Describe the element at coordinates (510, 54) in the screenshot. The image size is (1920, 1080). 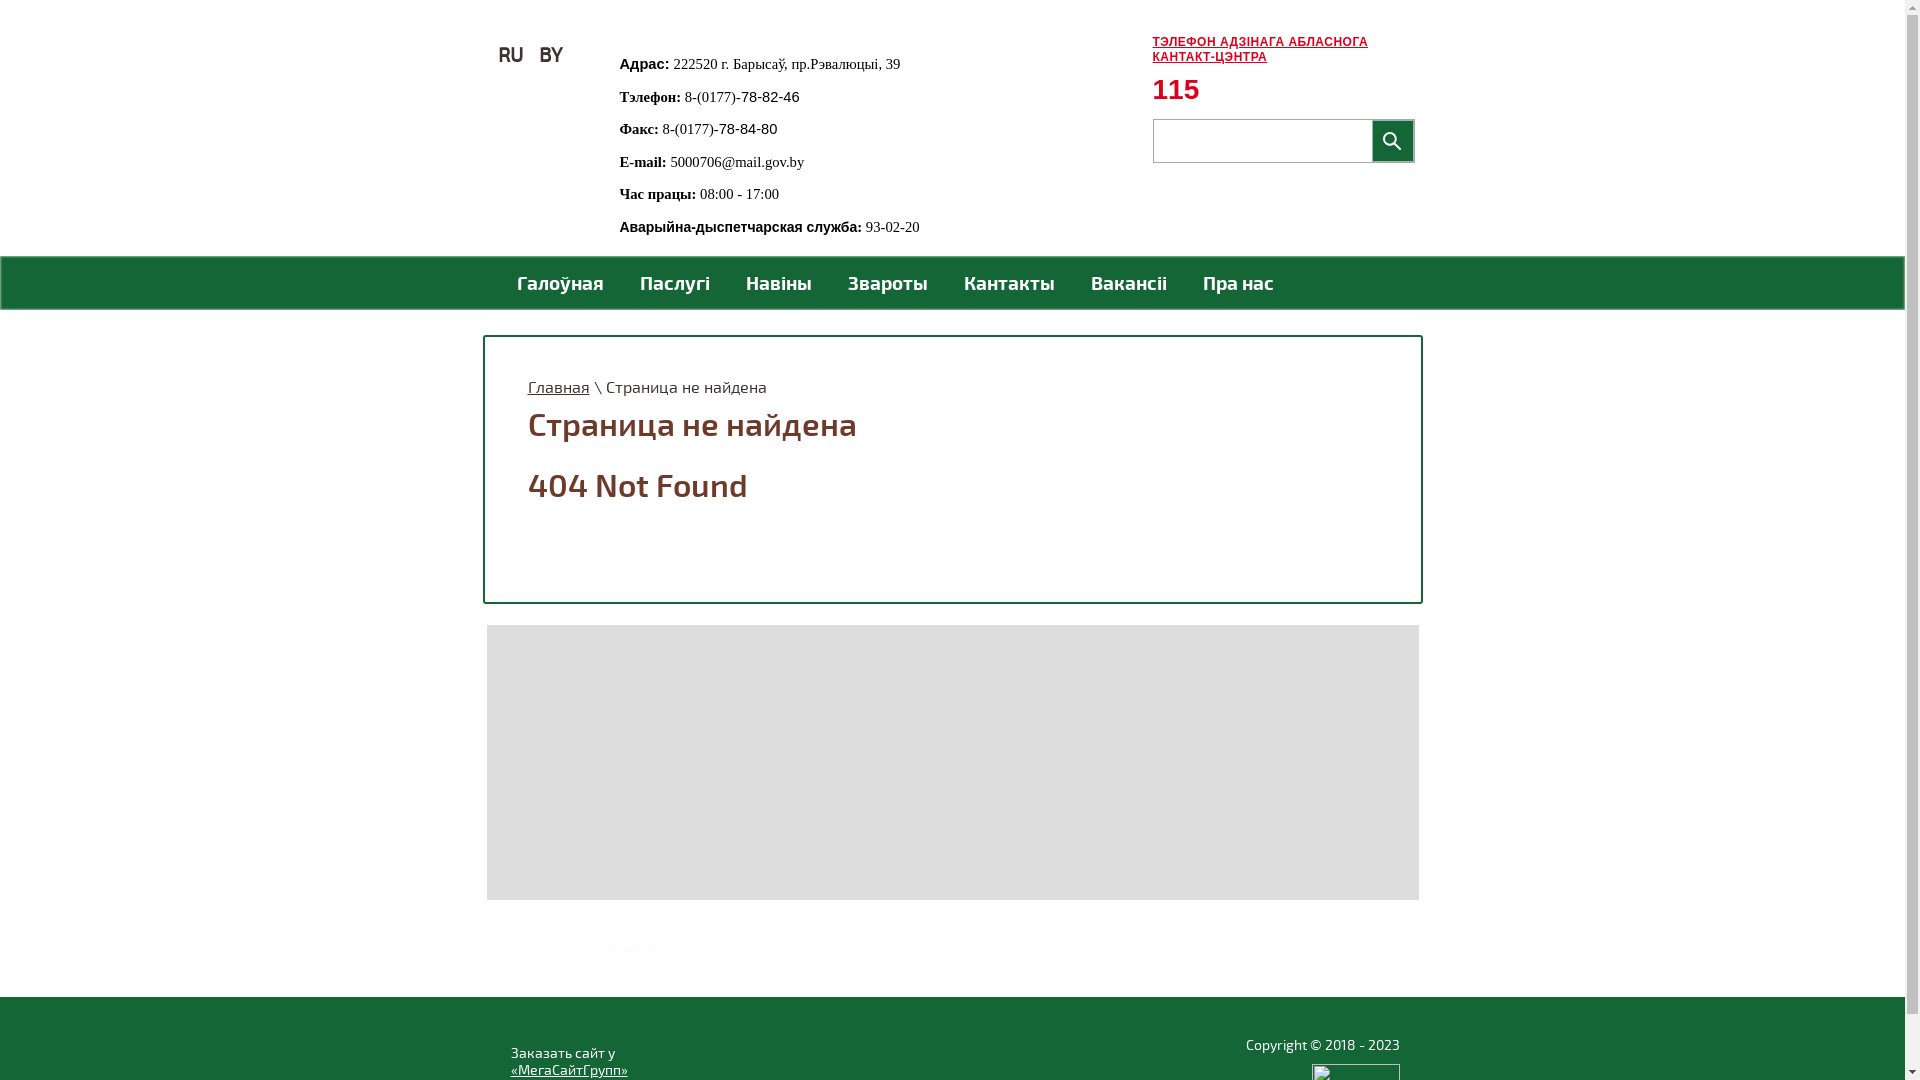
I see `'RU'` at that location.